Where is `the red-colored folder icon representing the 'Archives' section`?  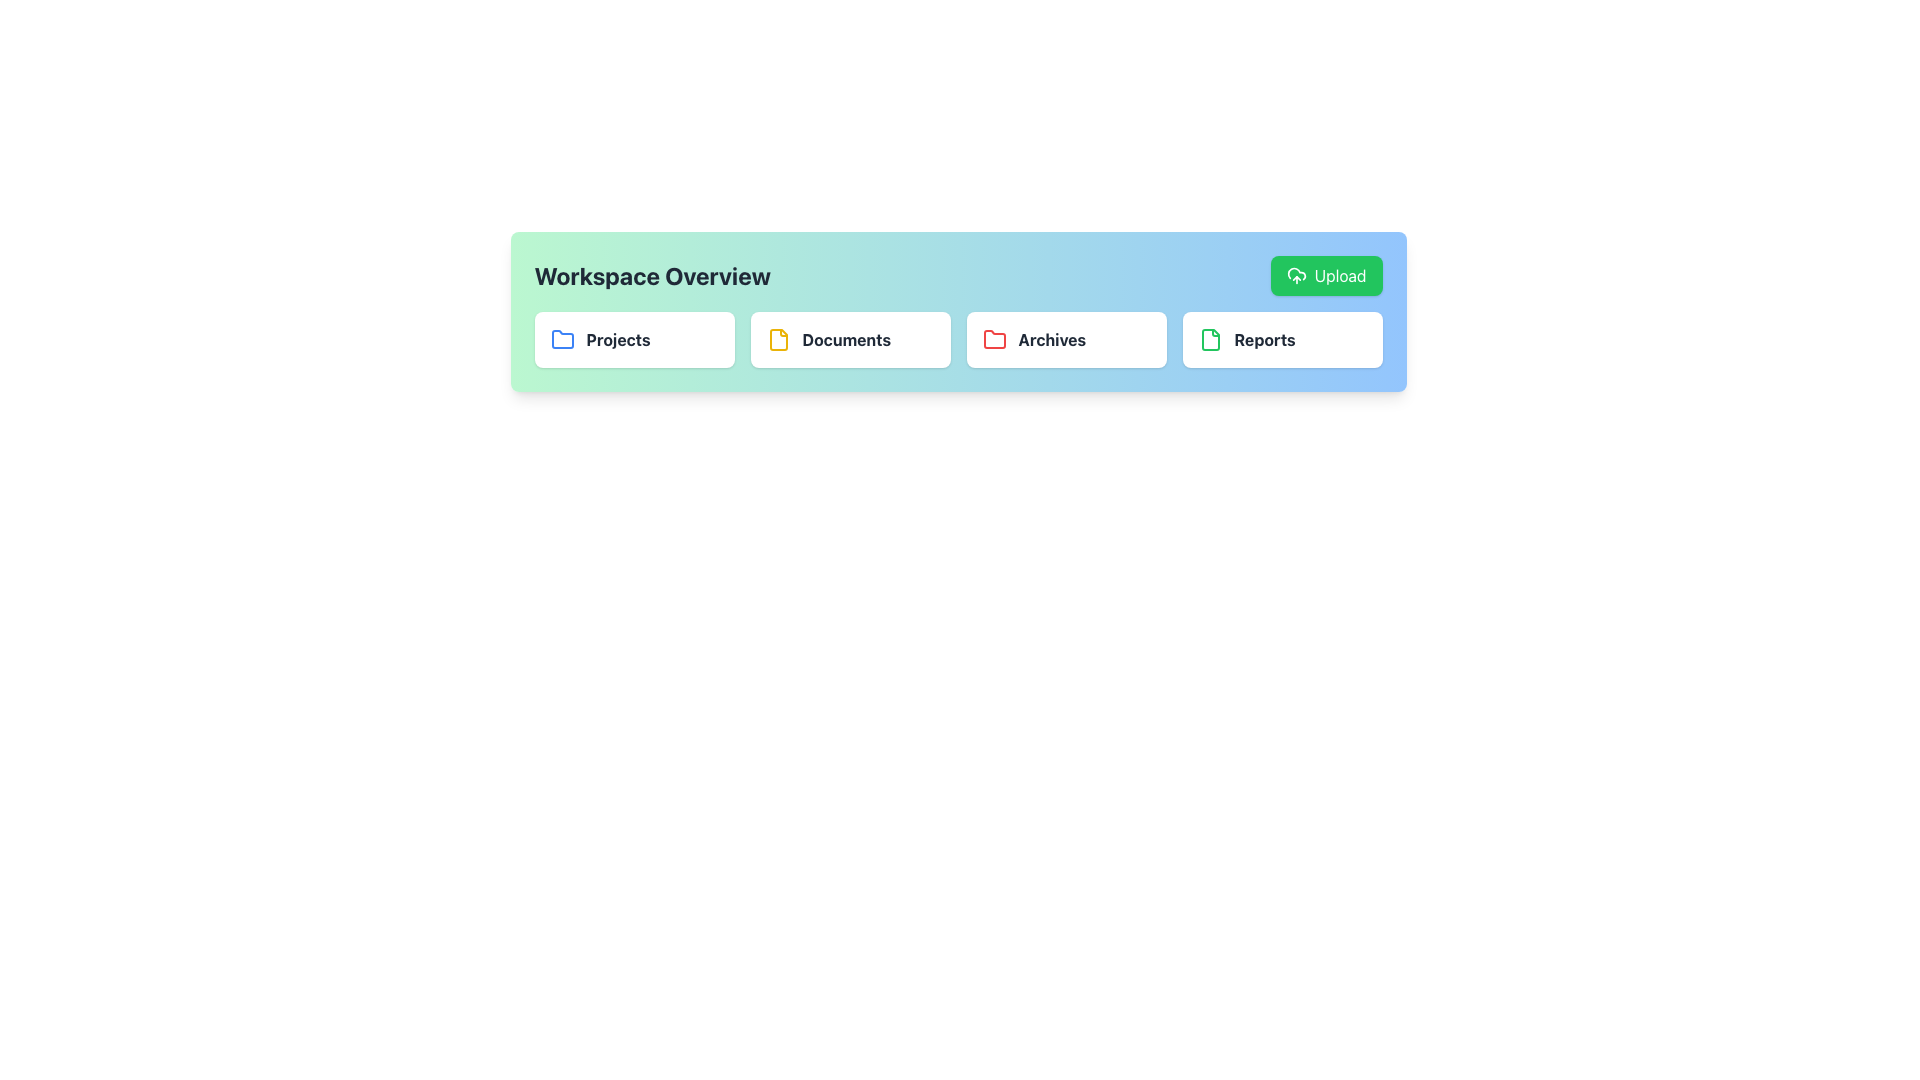 the red-colored folder icon representing the 'Archives' section is located at coordinates (994, 338).